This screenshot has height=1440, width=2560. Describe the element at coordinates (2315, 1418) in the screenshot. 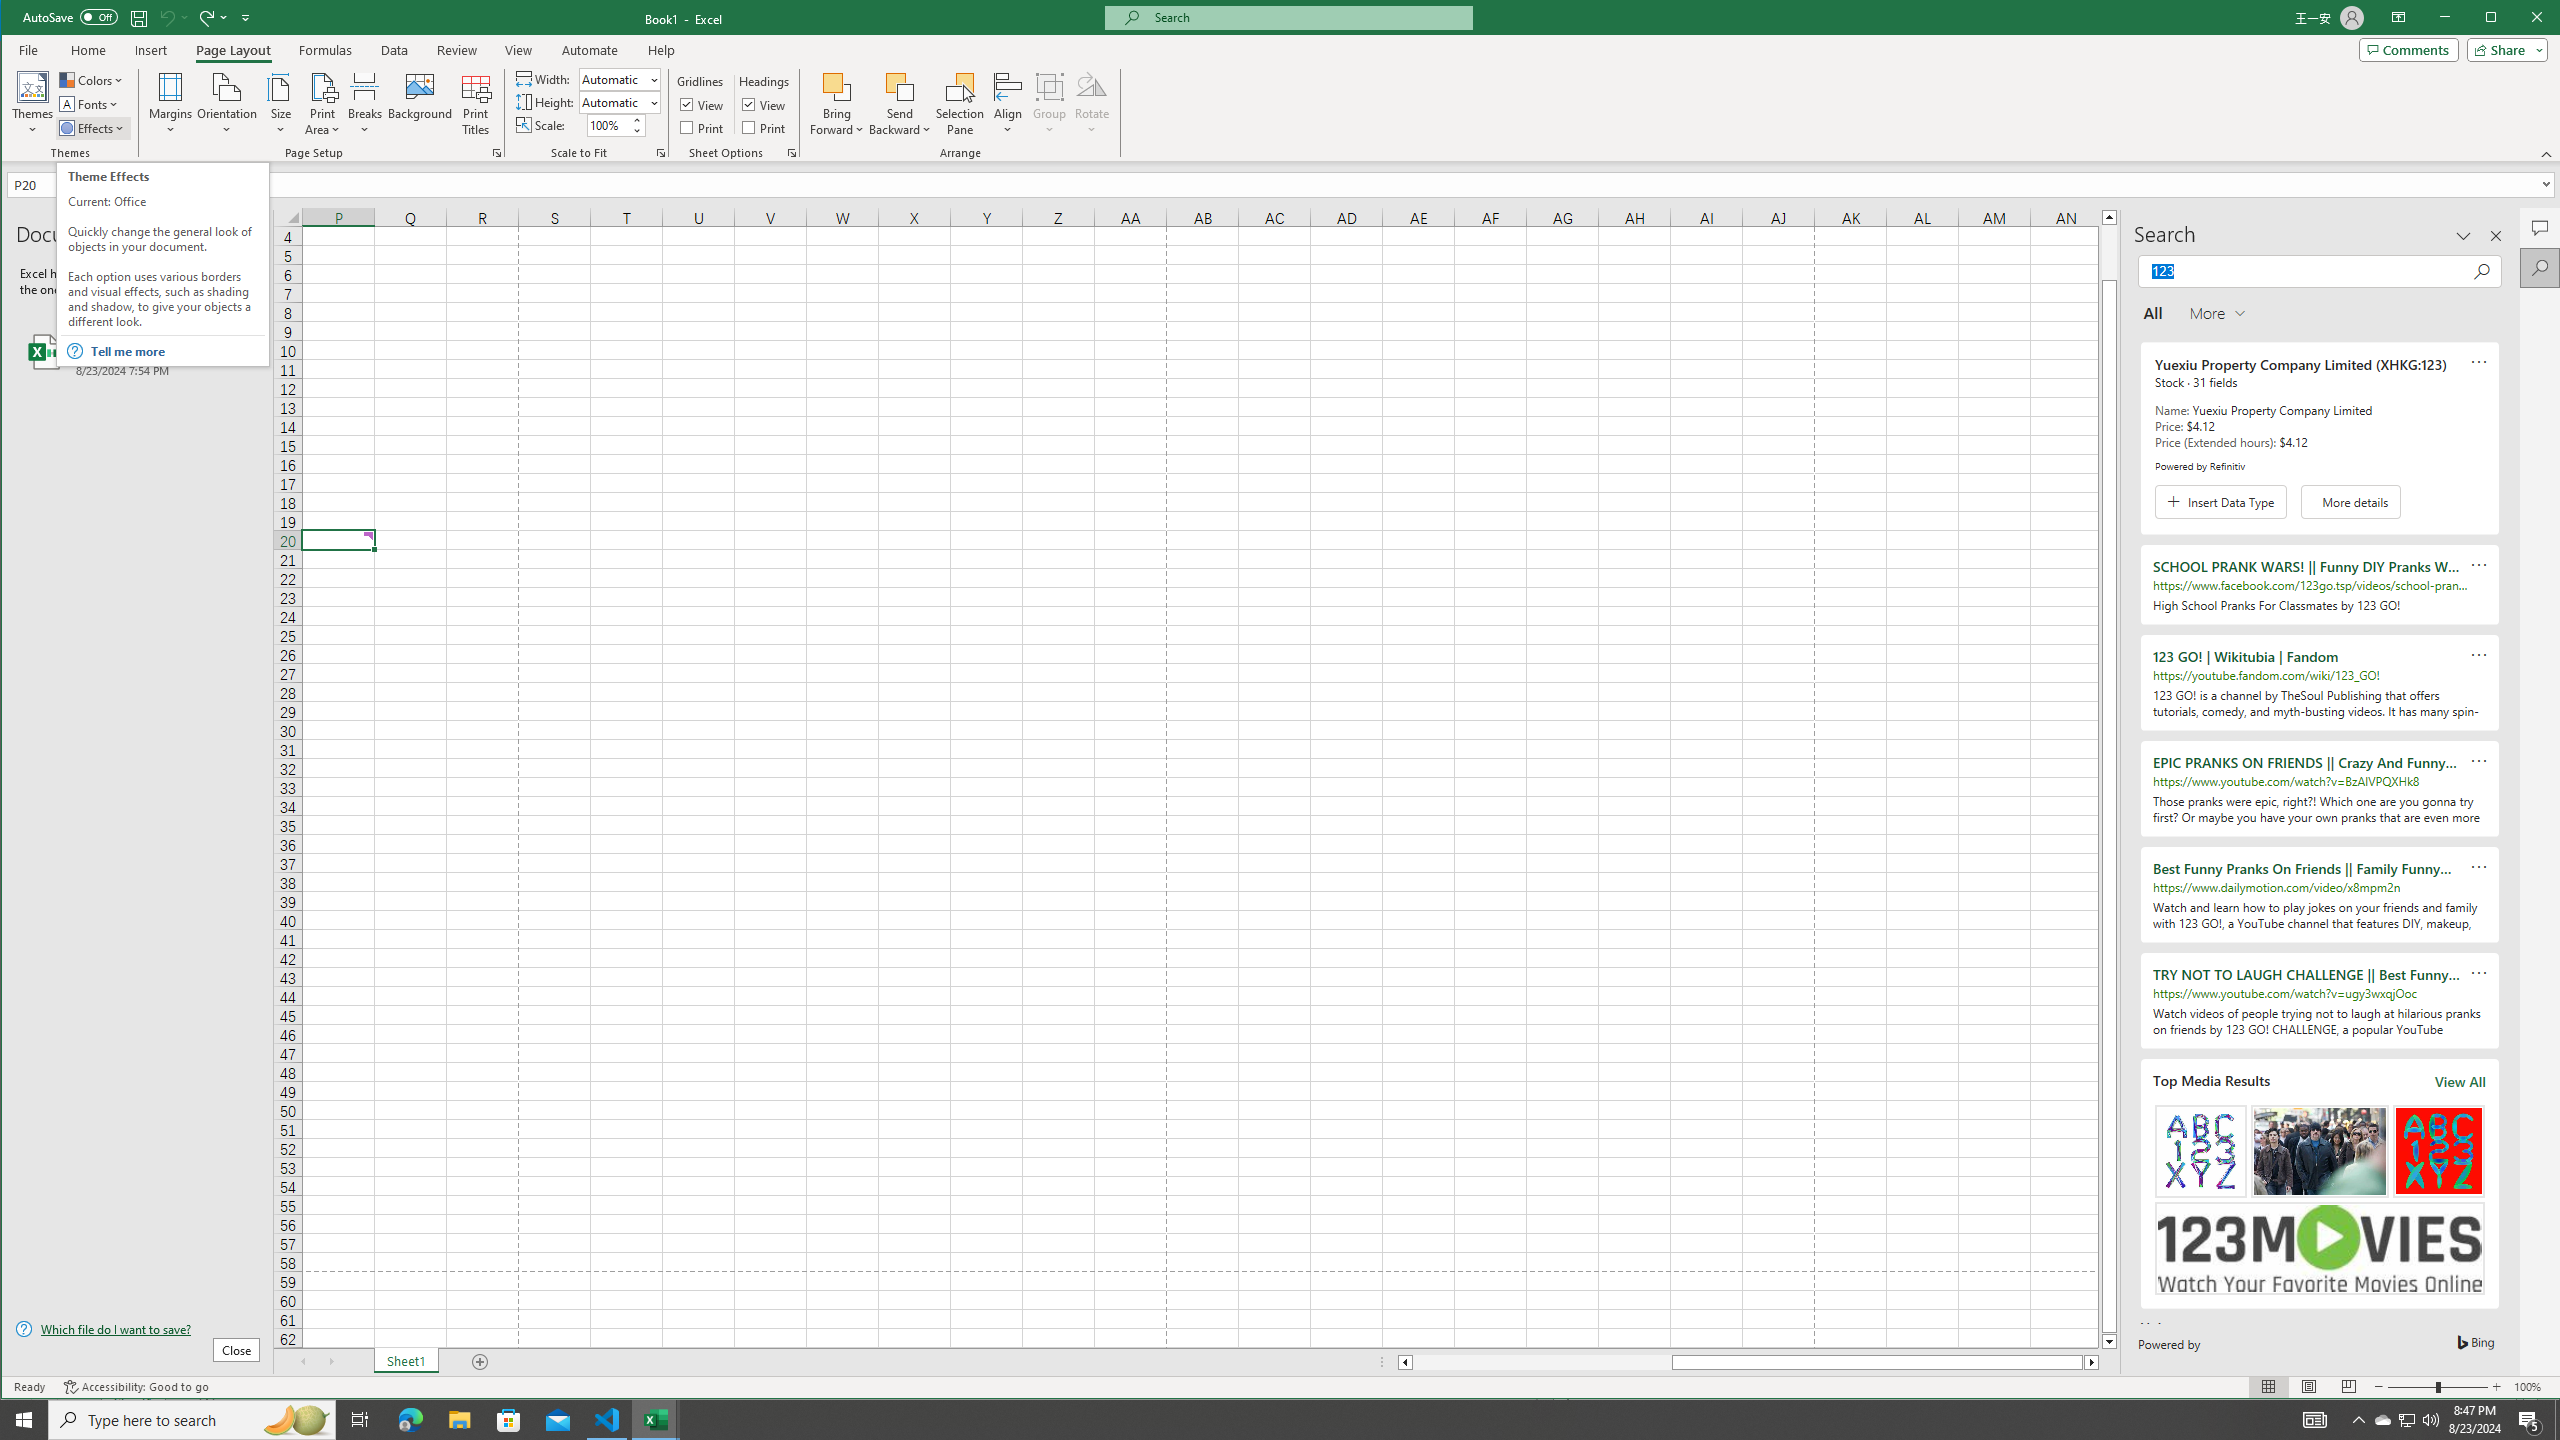

I see `'AutomationID: 4105'` at that location.